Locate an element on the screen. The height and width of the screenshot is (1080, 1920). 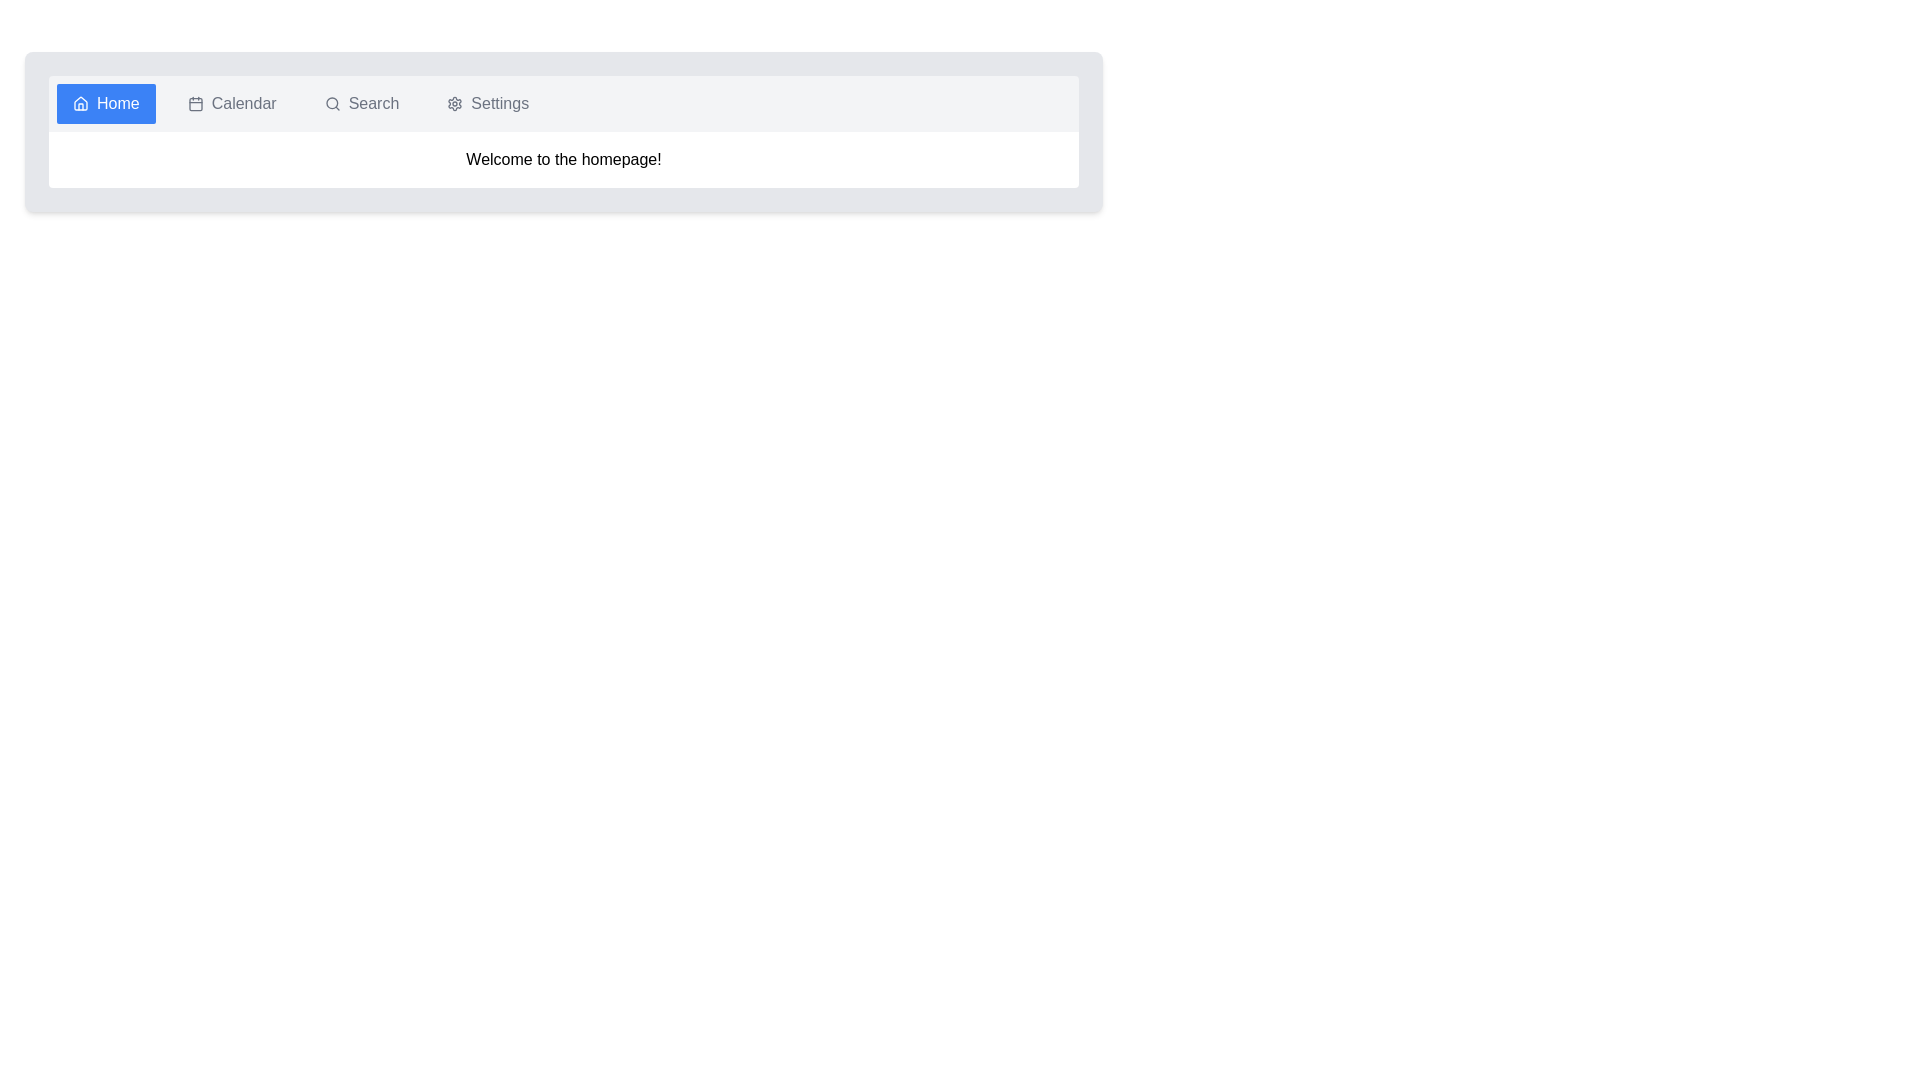
the search label text located in the navigation bar, next to the magnifying glass icon, which visually represents the search function is located at coordinates (374, 104).